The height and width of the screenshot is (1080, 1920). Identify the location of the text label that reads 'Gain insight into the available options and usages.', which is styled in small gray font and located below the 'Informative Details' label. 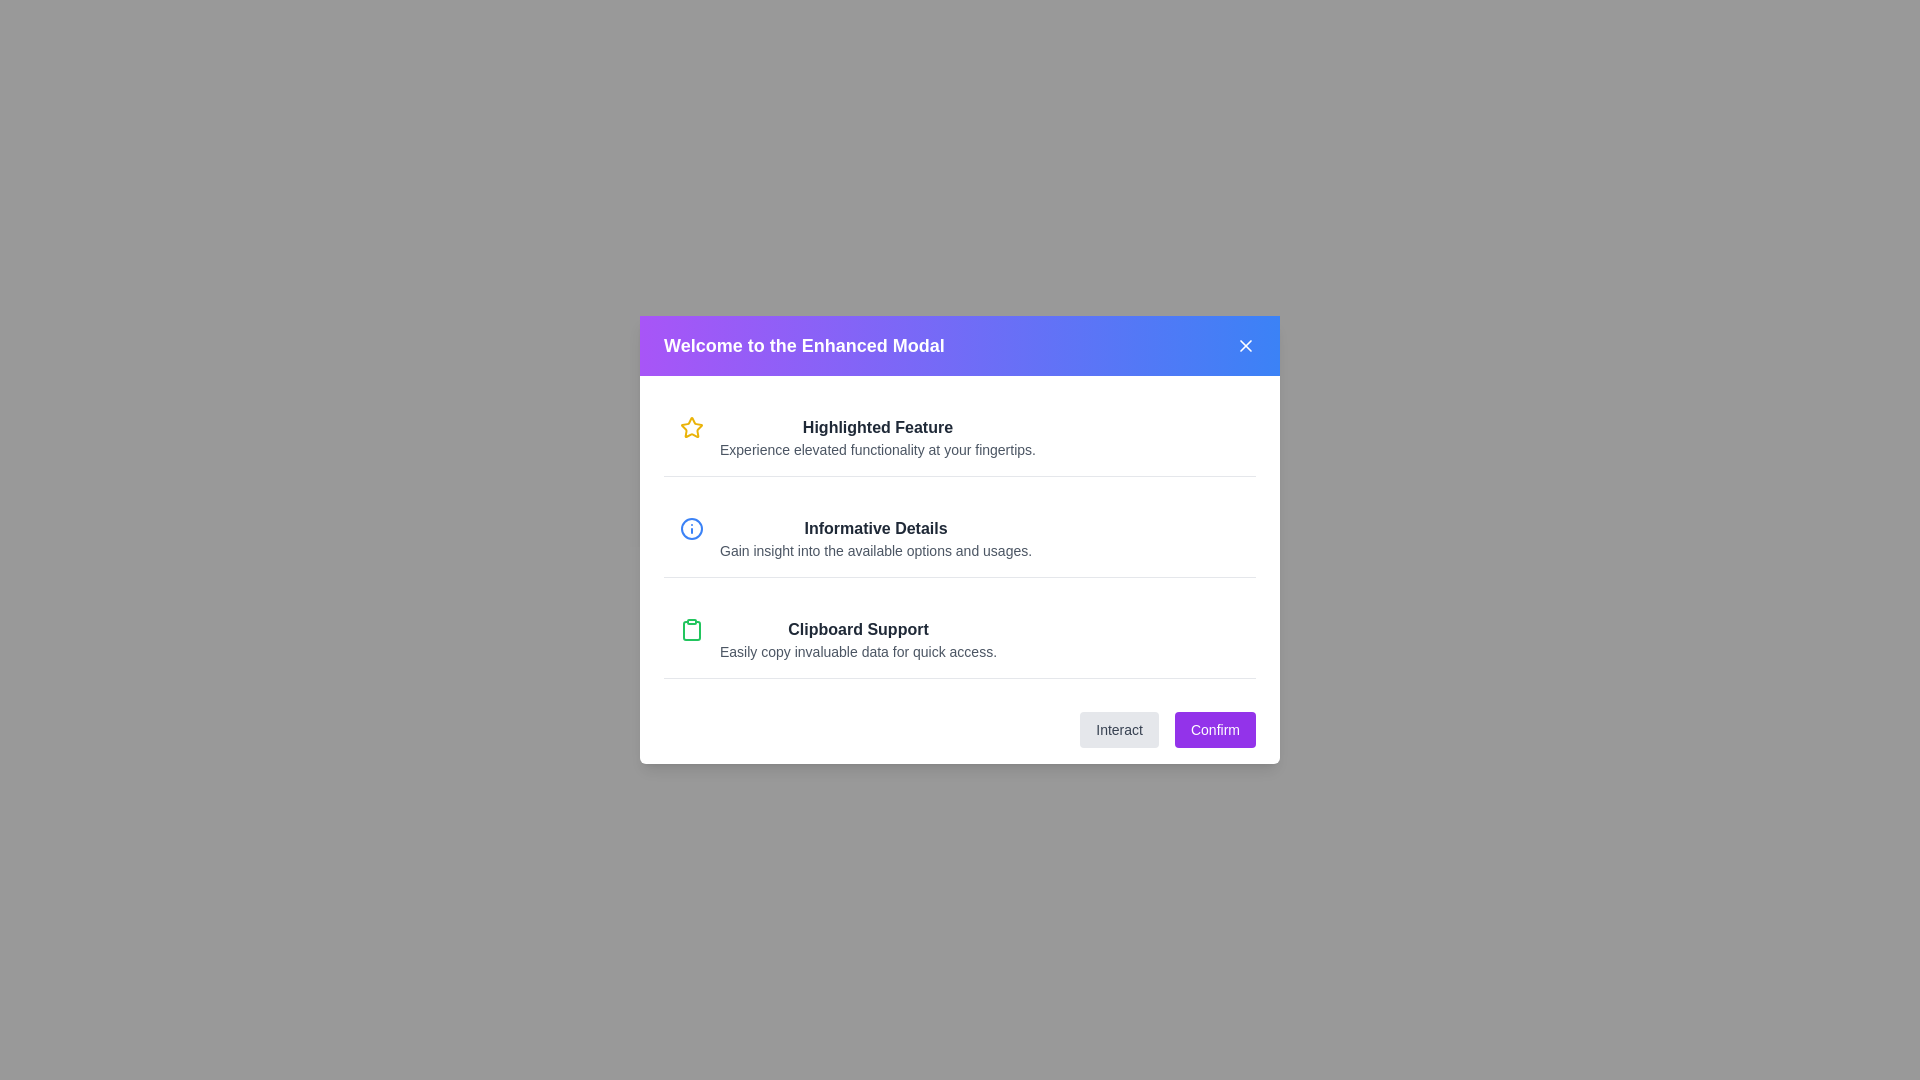
(876, 551).